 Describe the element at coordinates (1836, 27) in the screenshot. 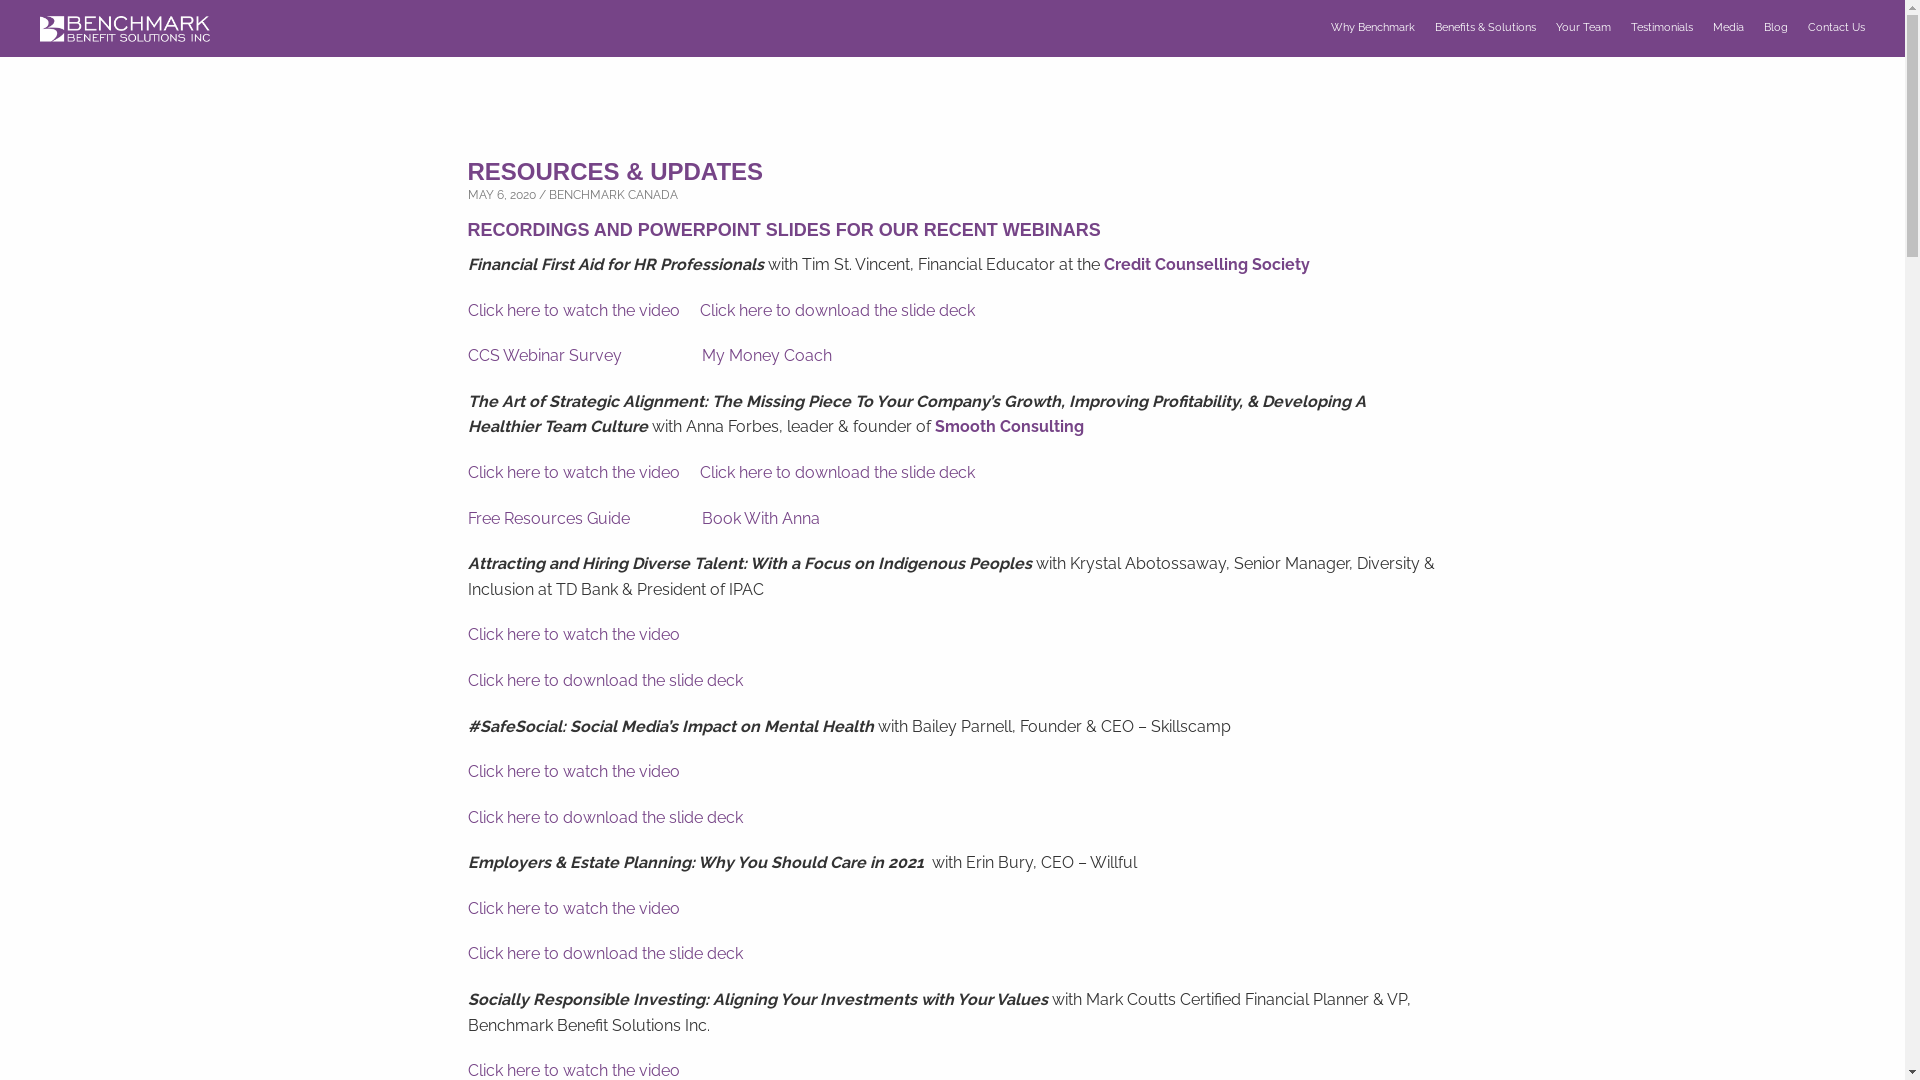

I see `'Contact Us'` at that location.